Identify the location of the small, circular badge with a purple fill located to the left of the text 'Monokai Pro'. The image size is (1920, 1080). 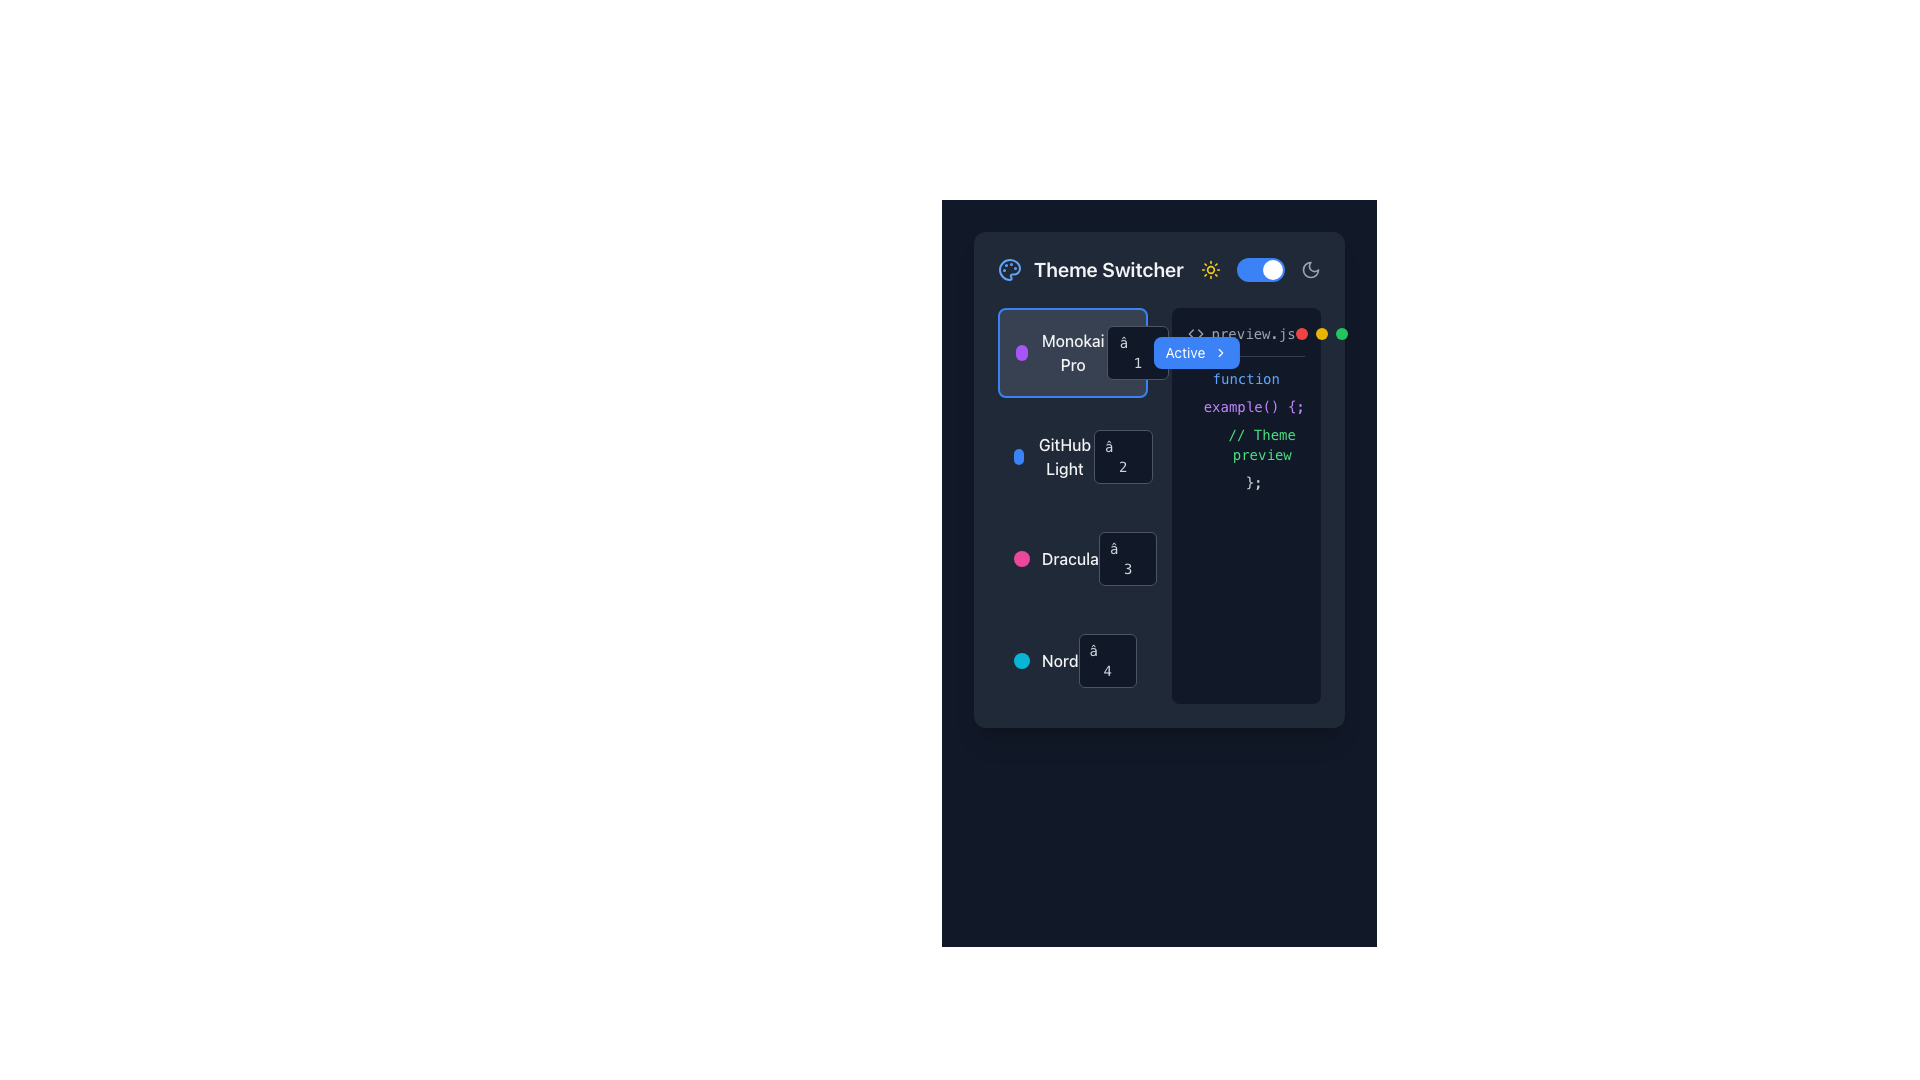
(1021, 352).